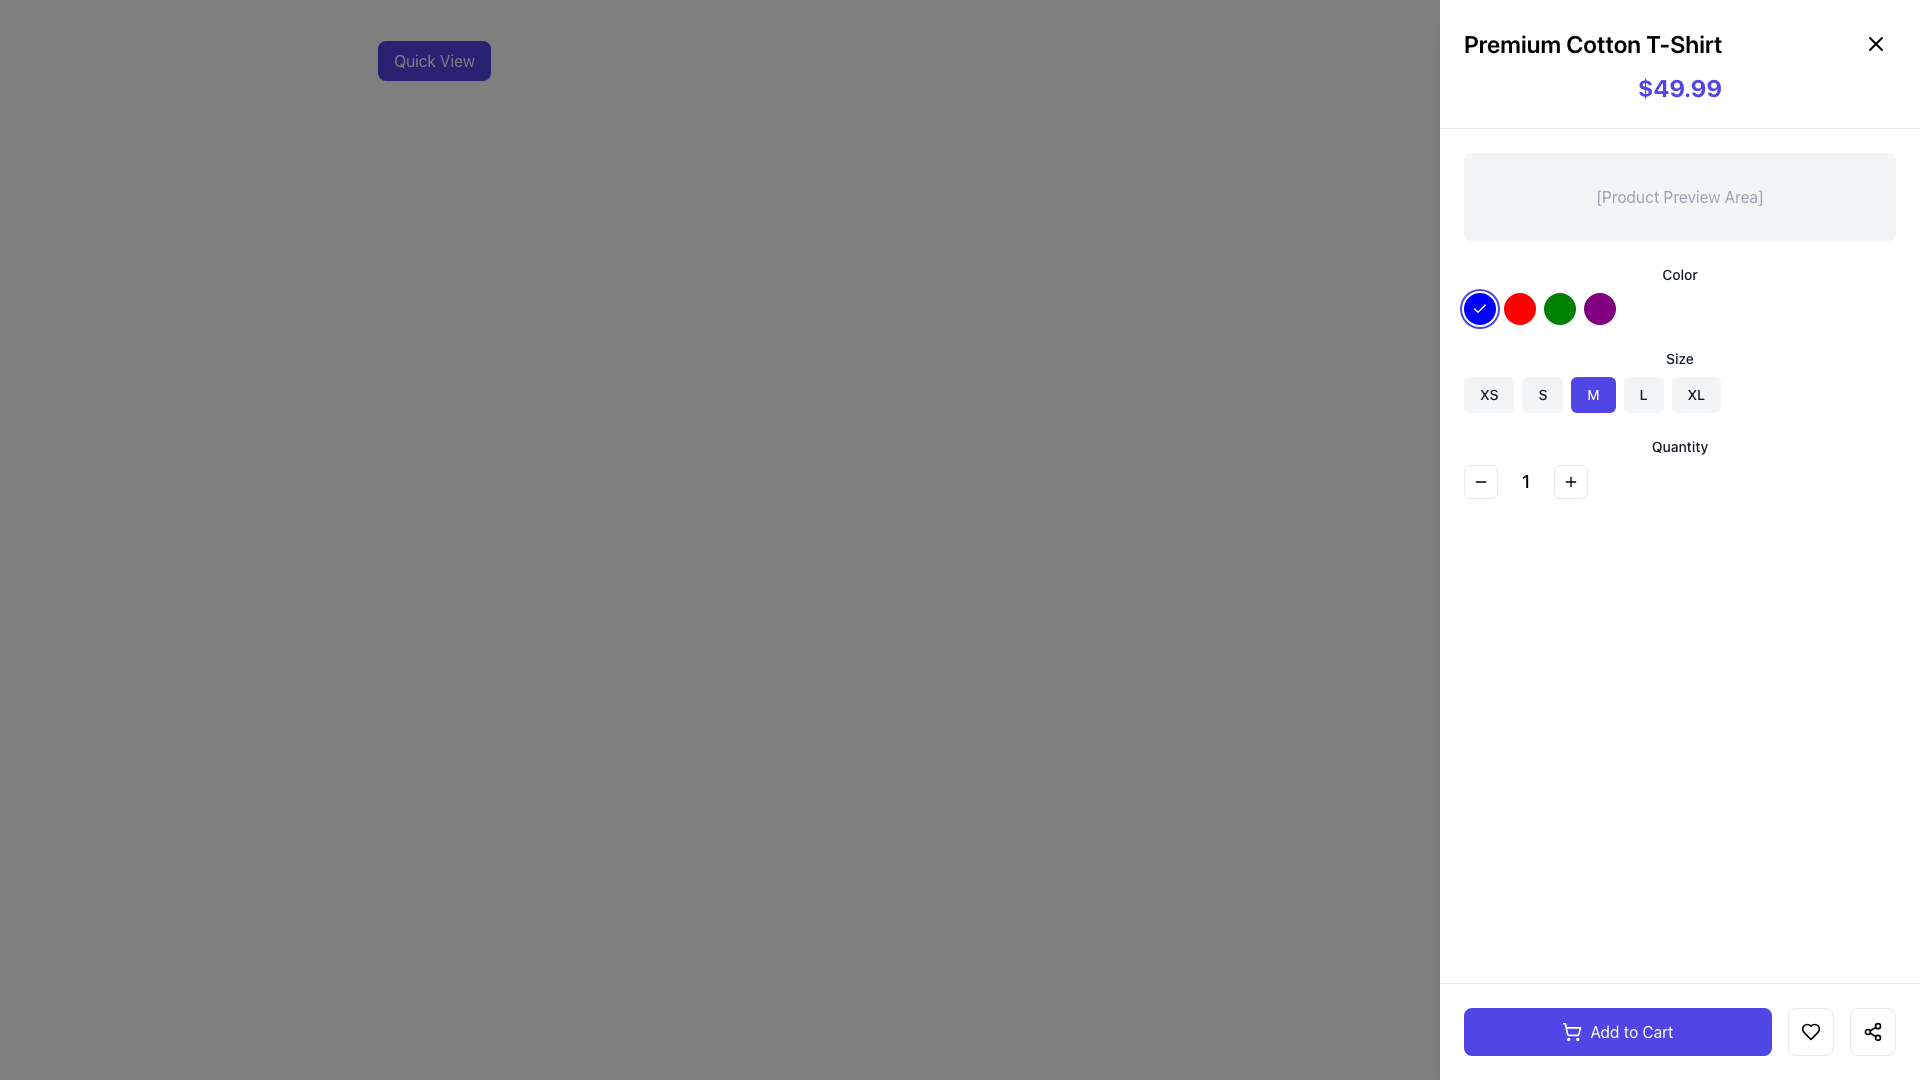  Describe the element at coordinates (1479, 308) in the screenshot. I see `the blue circular button indicating the currently selected color in the color selection section under the 'Color' label` at that location.